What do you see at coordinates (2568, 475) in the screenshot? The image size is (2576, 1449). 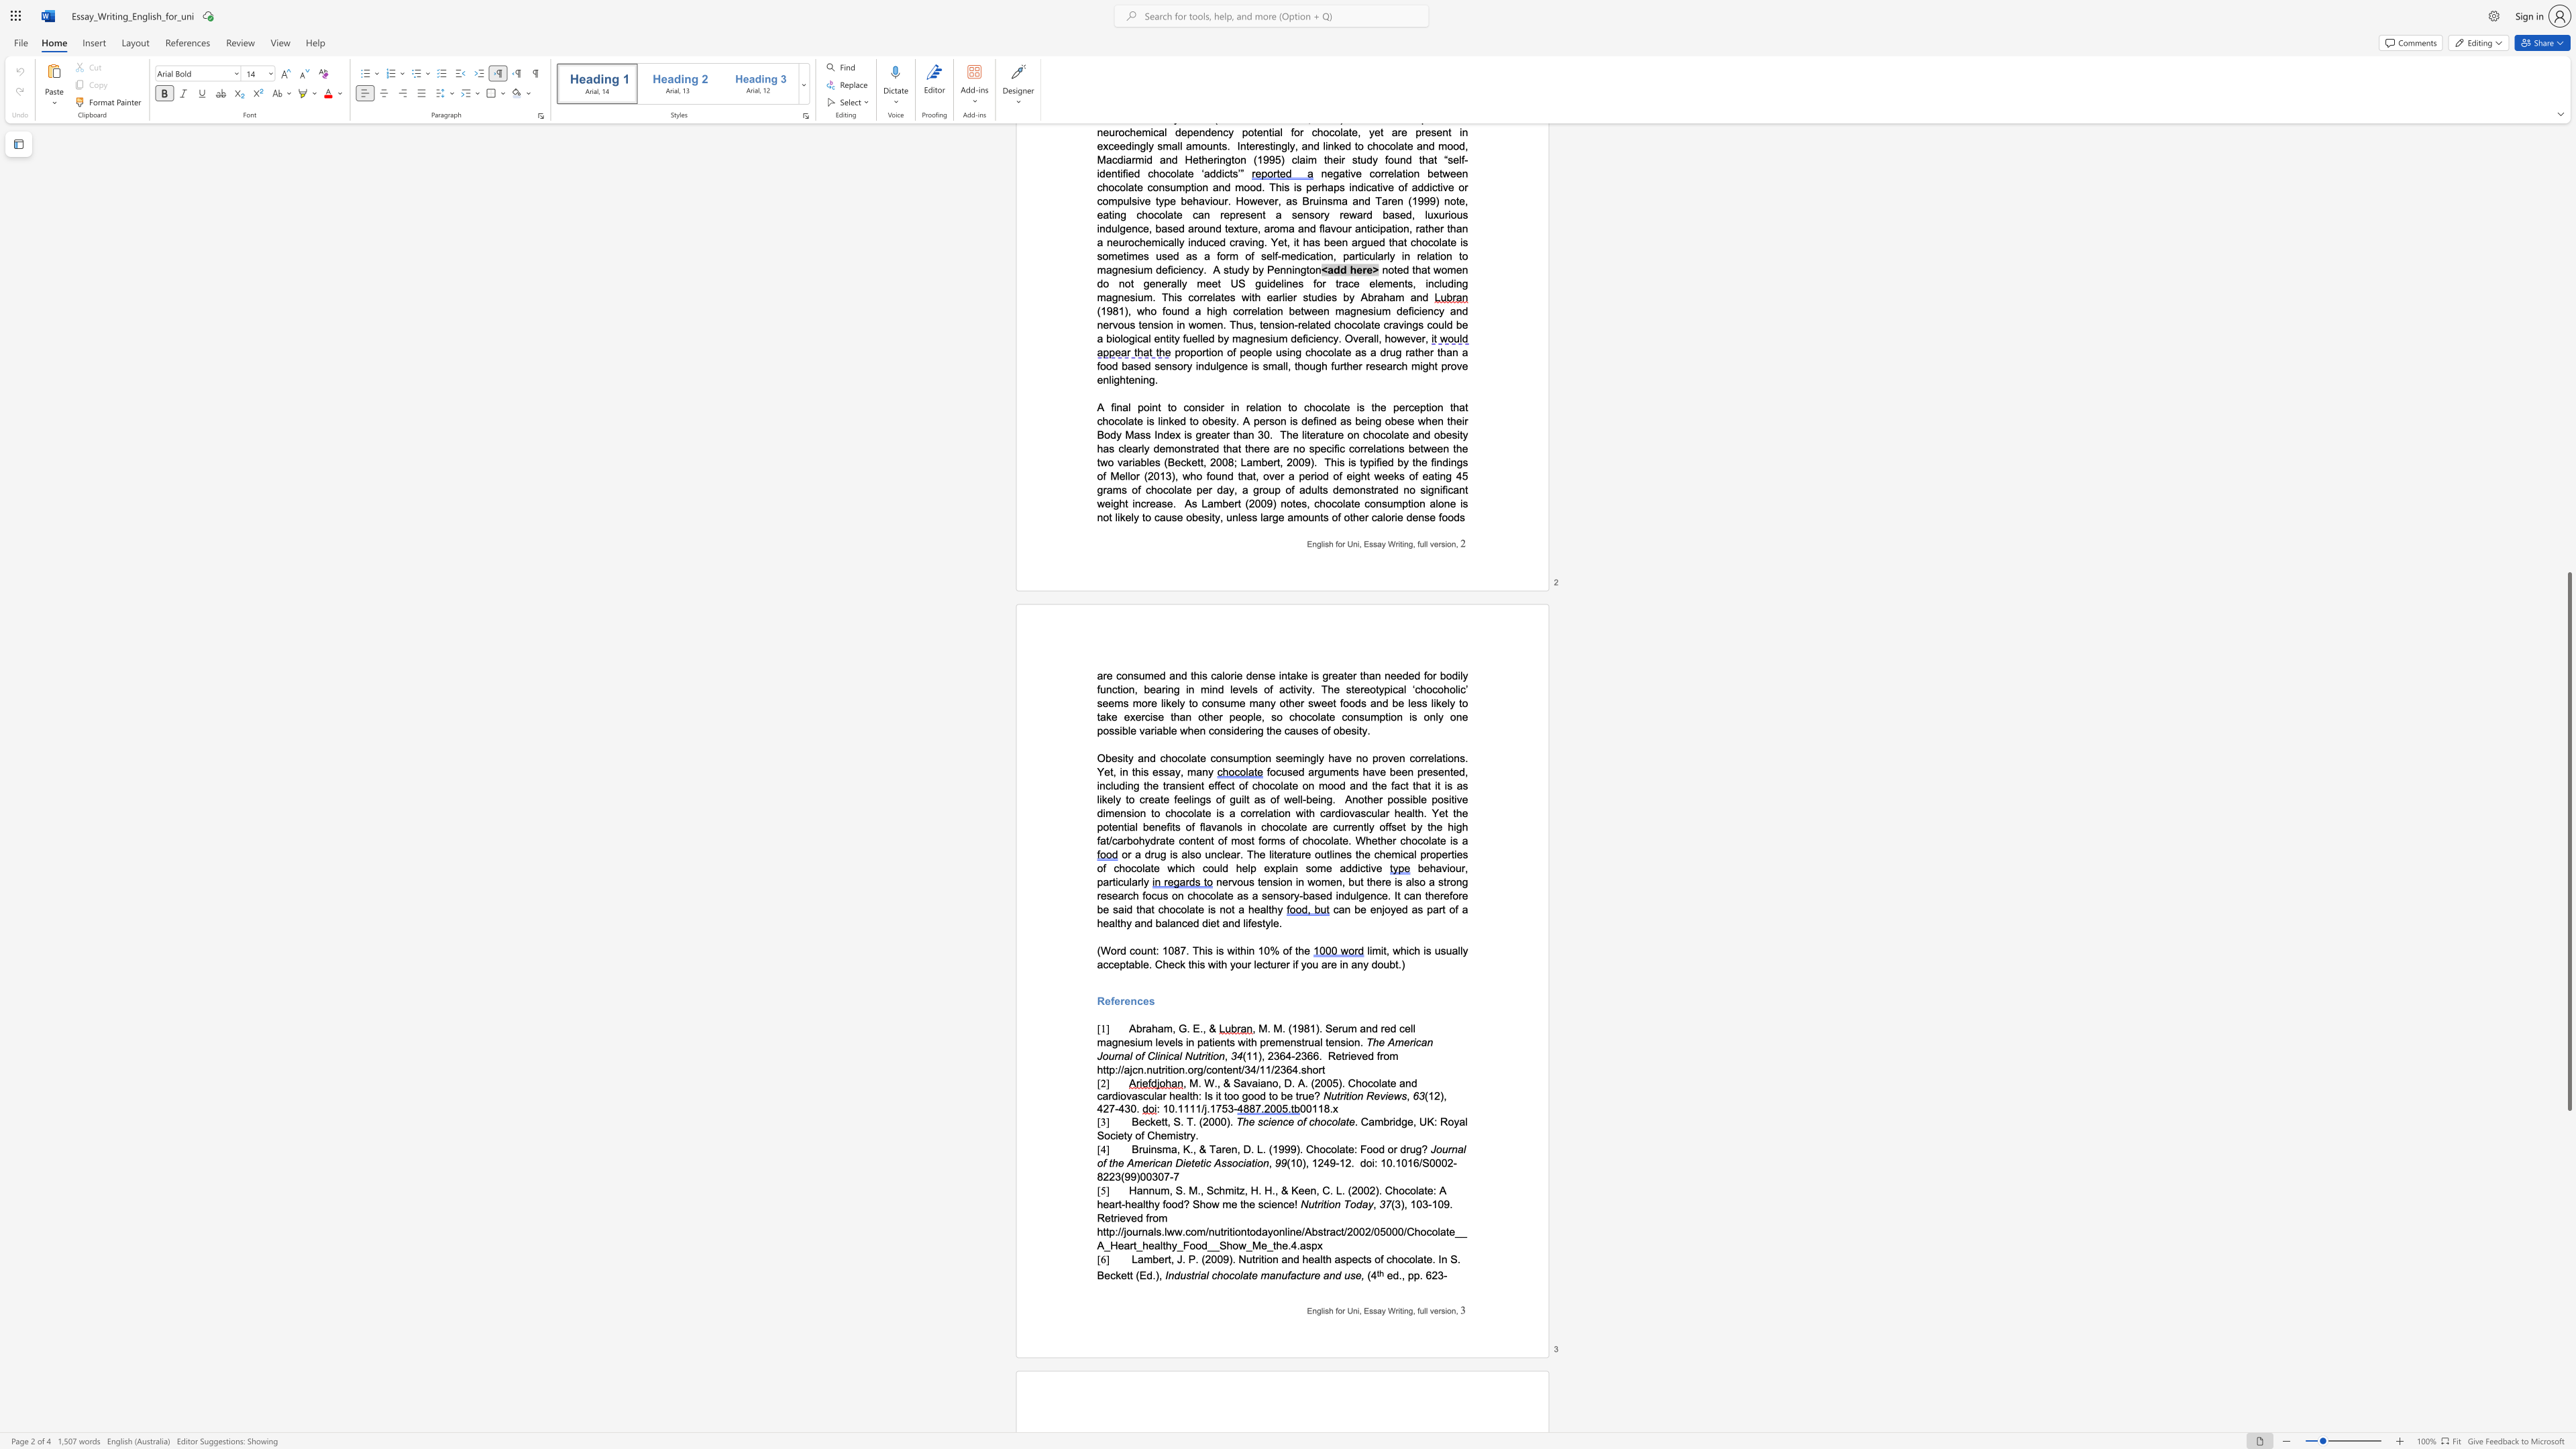 I see `the scrollbar to move the page upward` at bounding box center [2568, 475].